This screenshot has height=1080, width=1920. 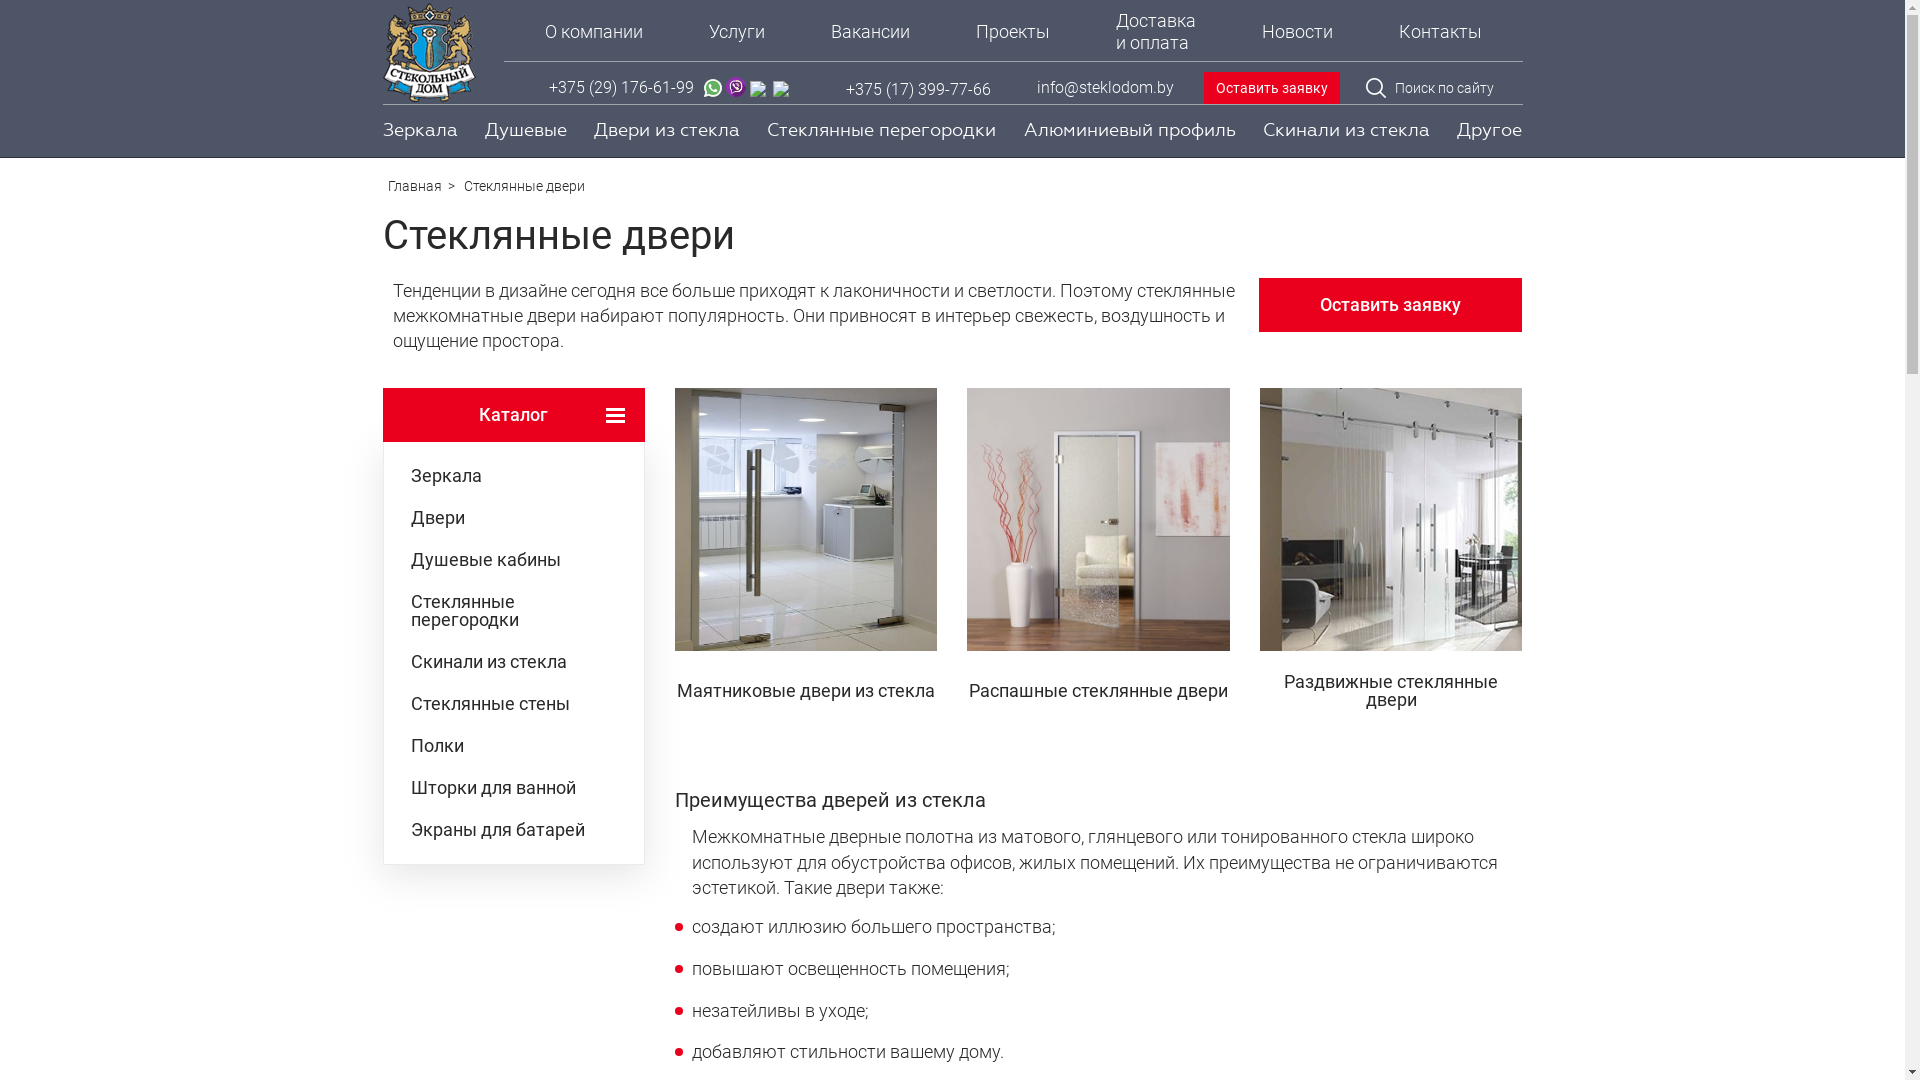 What do you see at coordinates (1103, 87) in the screenshot?
I see `'info@steklodom.by'` at bounding box center [1103, 87].